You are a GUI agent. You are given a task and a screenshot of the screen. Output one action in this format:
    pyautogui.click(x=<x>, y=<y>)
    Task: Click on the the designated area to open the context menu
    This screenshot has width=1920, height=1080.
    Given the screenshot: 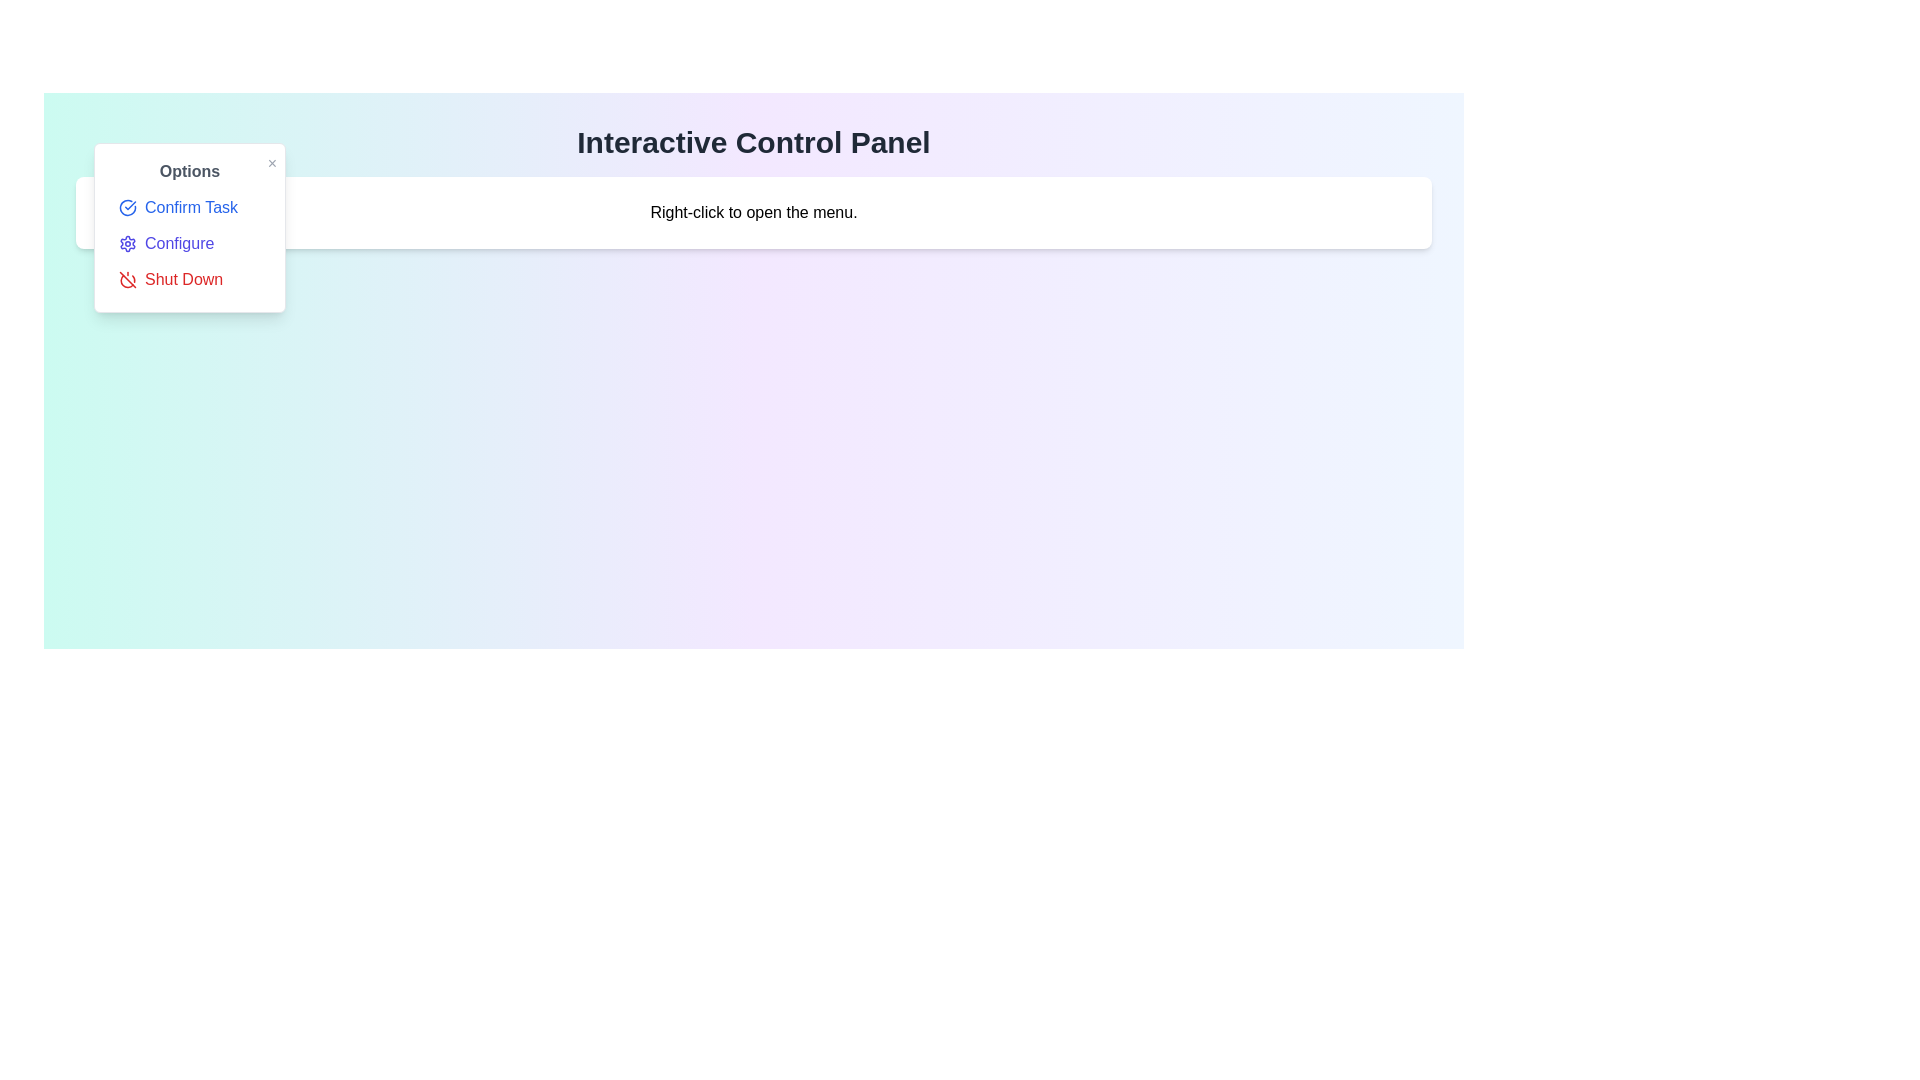 What is the action you would take?
    pyautogui.click(x=752, y=212)
    